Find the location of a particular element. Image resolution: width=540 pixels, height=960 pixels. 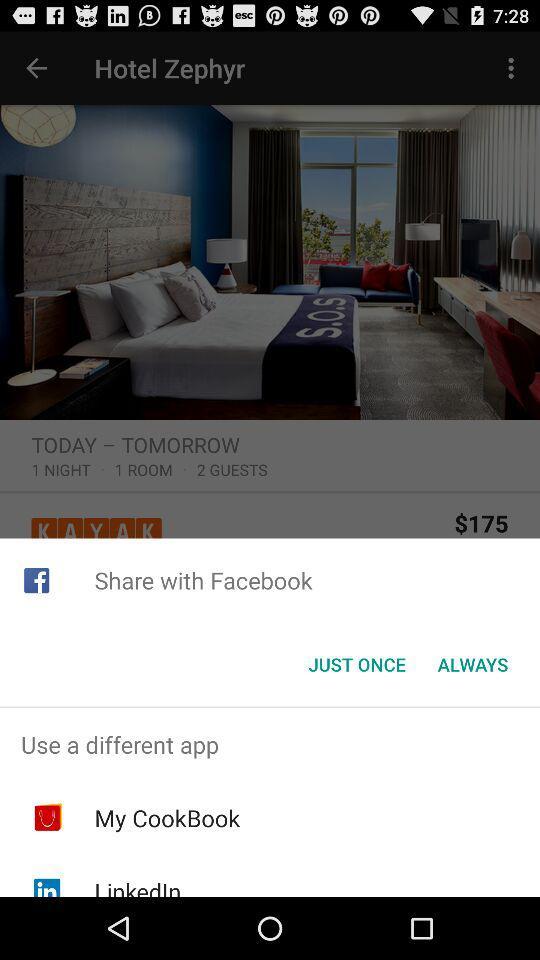

the always at the bottom right corner is located at coordinates (472, 664).